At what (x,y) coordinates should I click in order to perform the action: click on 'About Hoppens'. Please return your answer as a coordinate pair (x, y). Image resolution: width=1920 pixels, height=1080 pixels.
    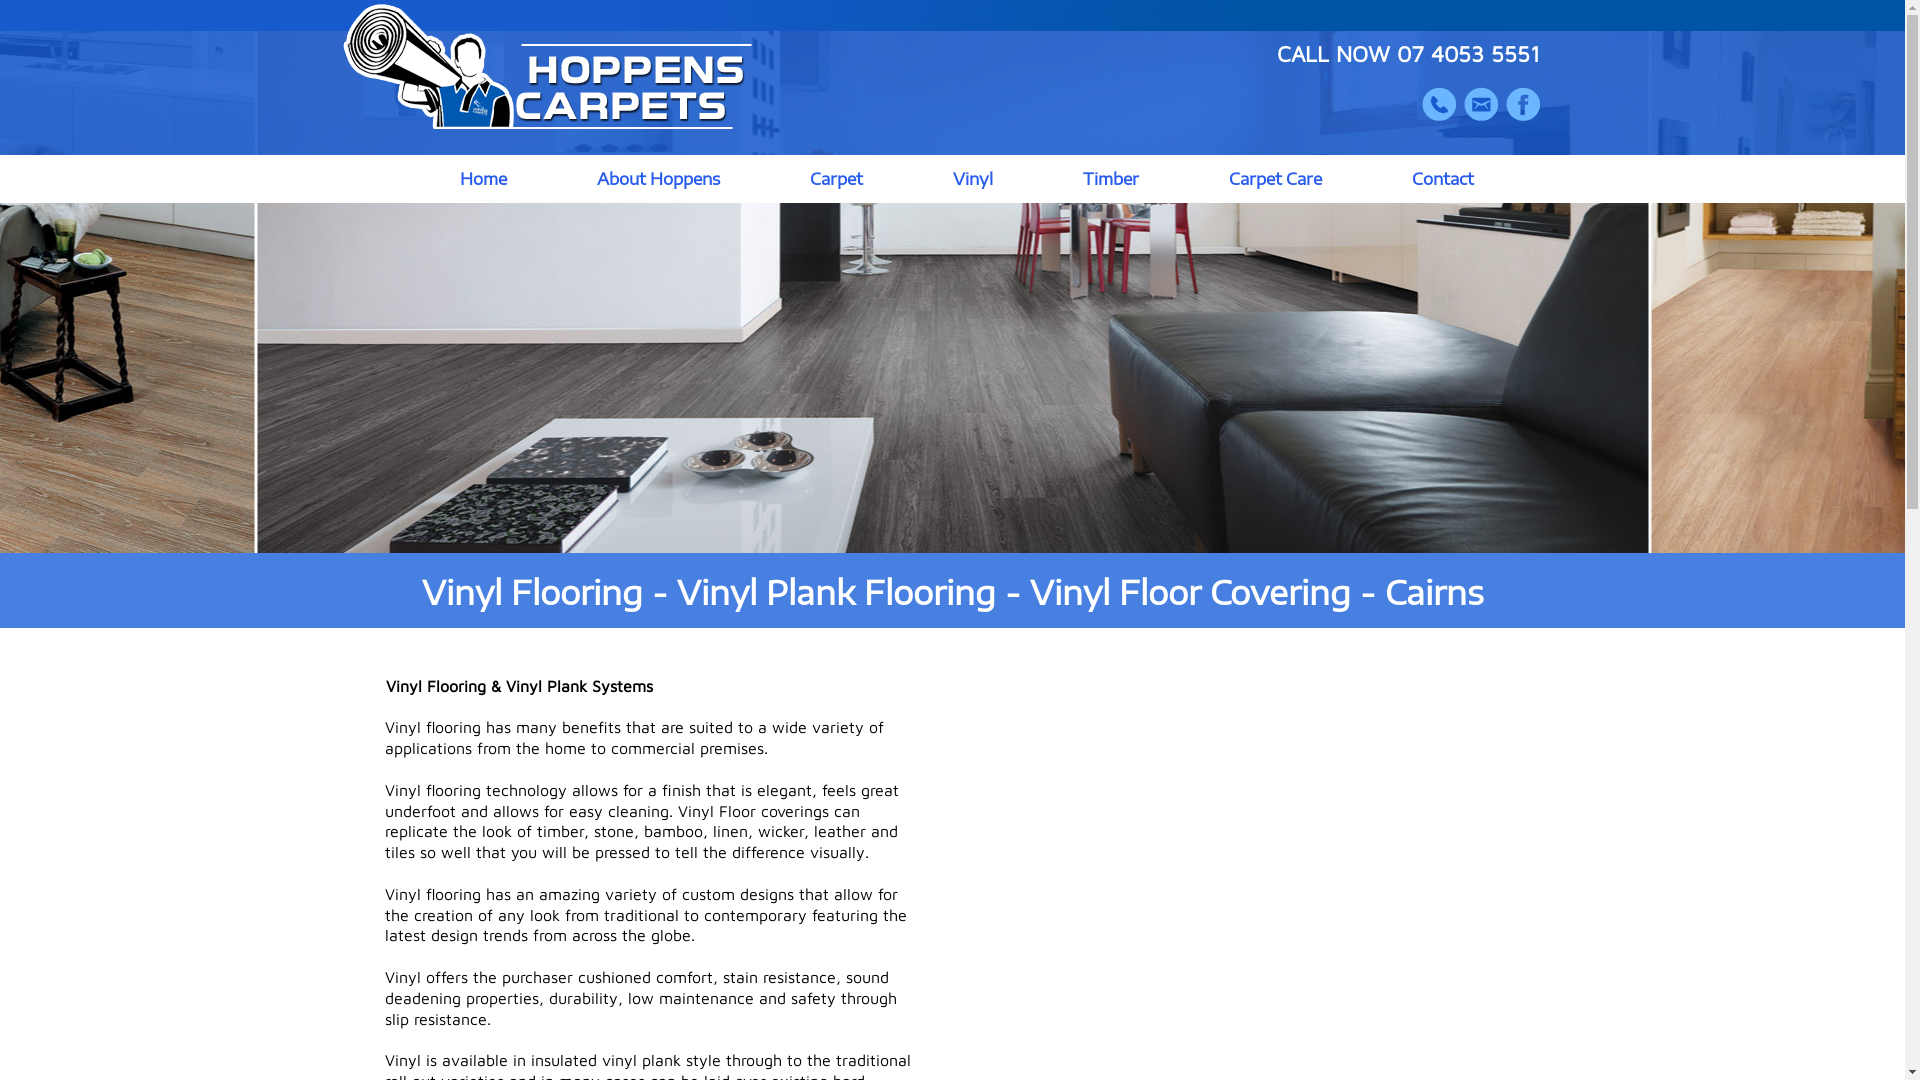
    Looking at the image, I should click on (658, 177).